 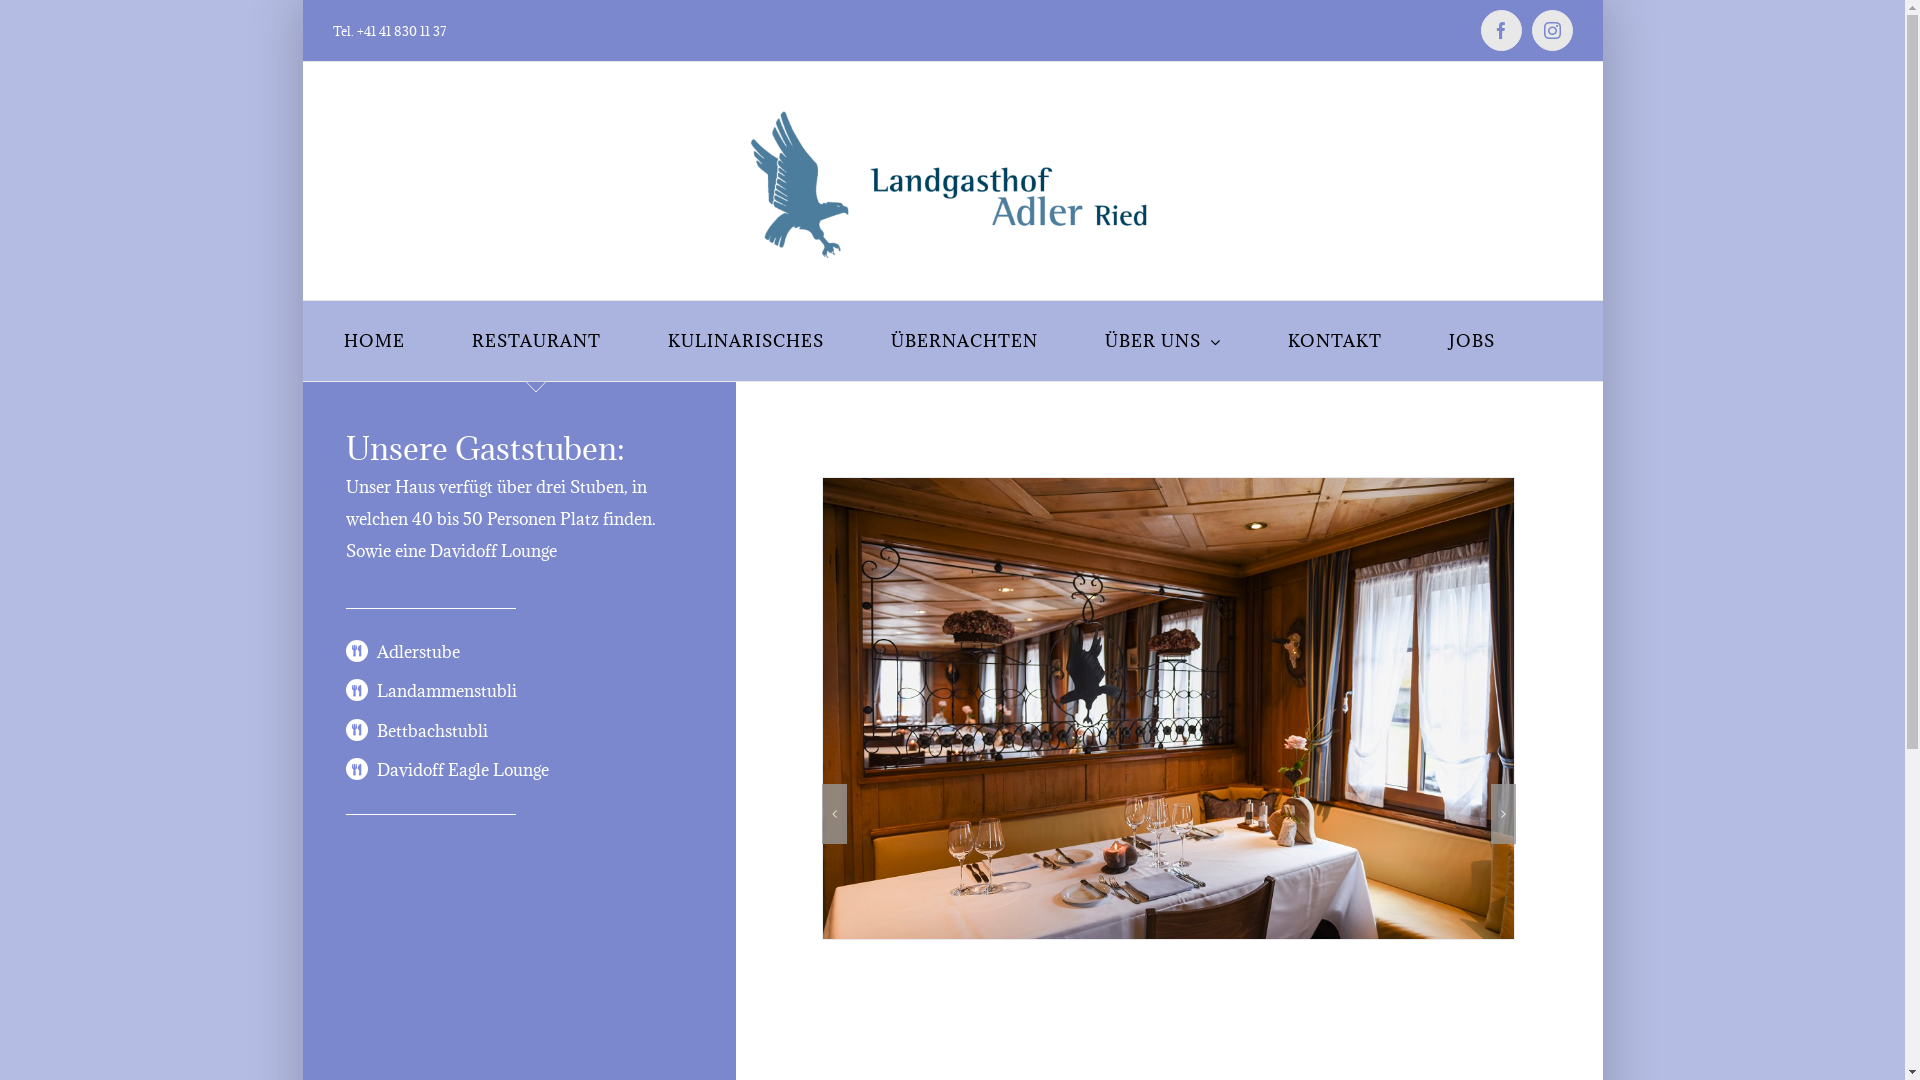 What do you see at coordinates (1470, 339) in the screenshot?
I see `'JOBS'` at bounding box center [1470, 339].